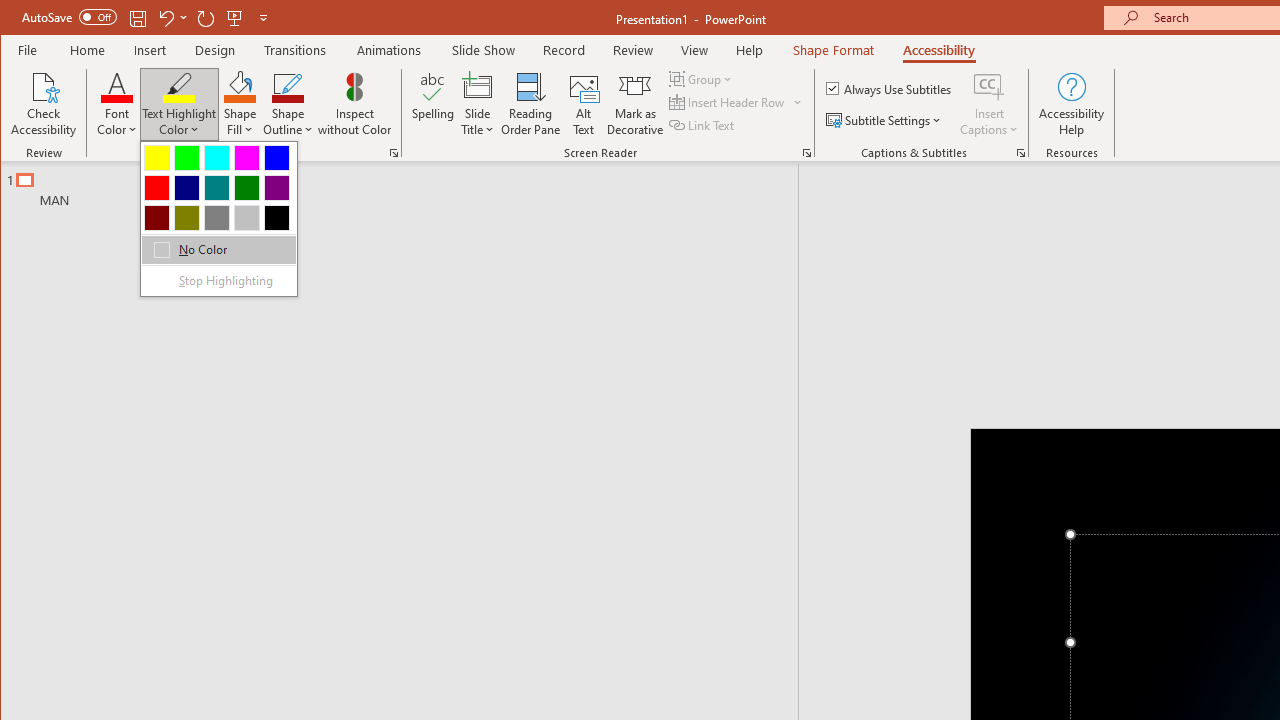 The image size is (1280, 720). Describe the element at coordinates (634, 104) in the screenshot. I see `'Mark as Decorative'` at that location.